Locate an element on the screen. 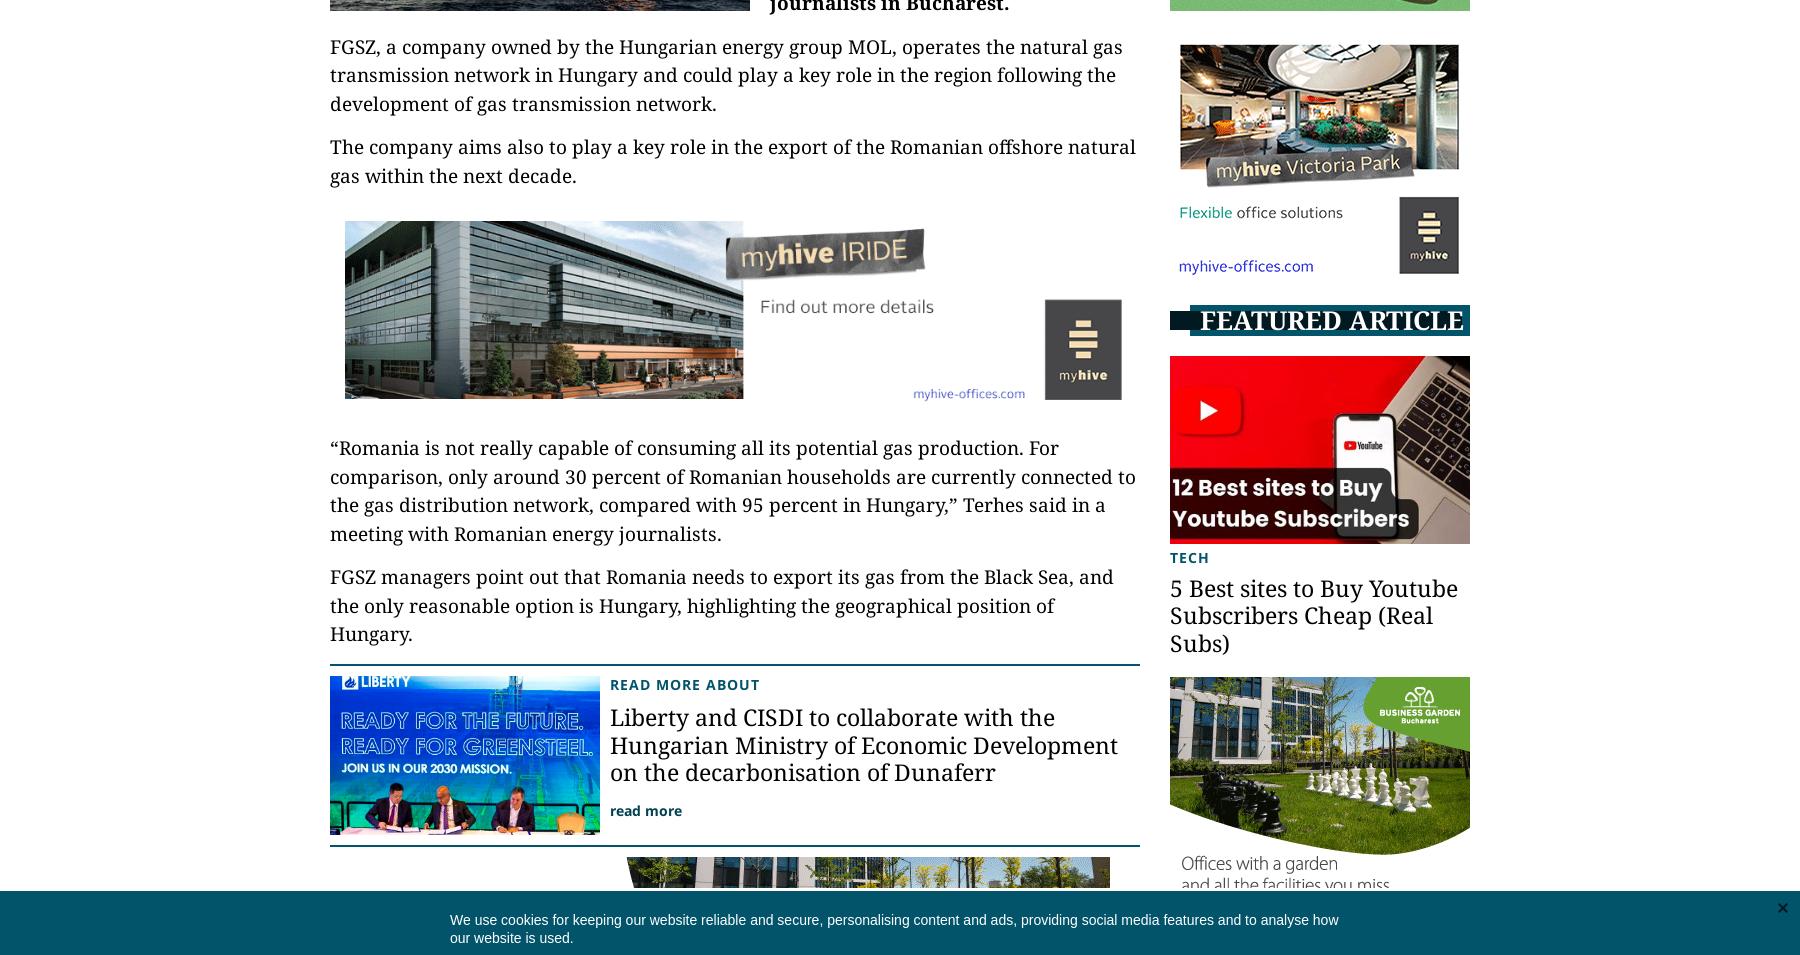 This screenshot has width=1800, height=955. 'Read more about' is located at coordinates (683, 682).